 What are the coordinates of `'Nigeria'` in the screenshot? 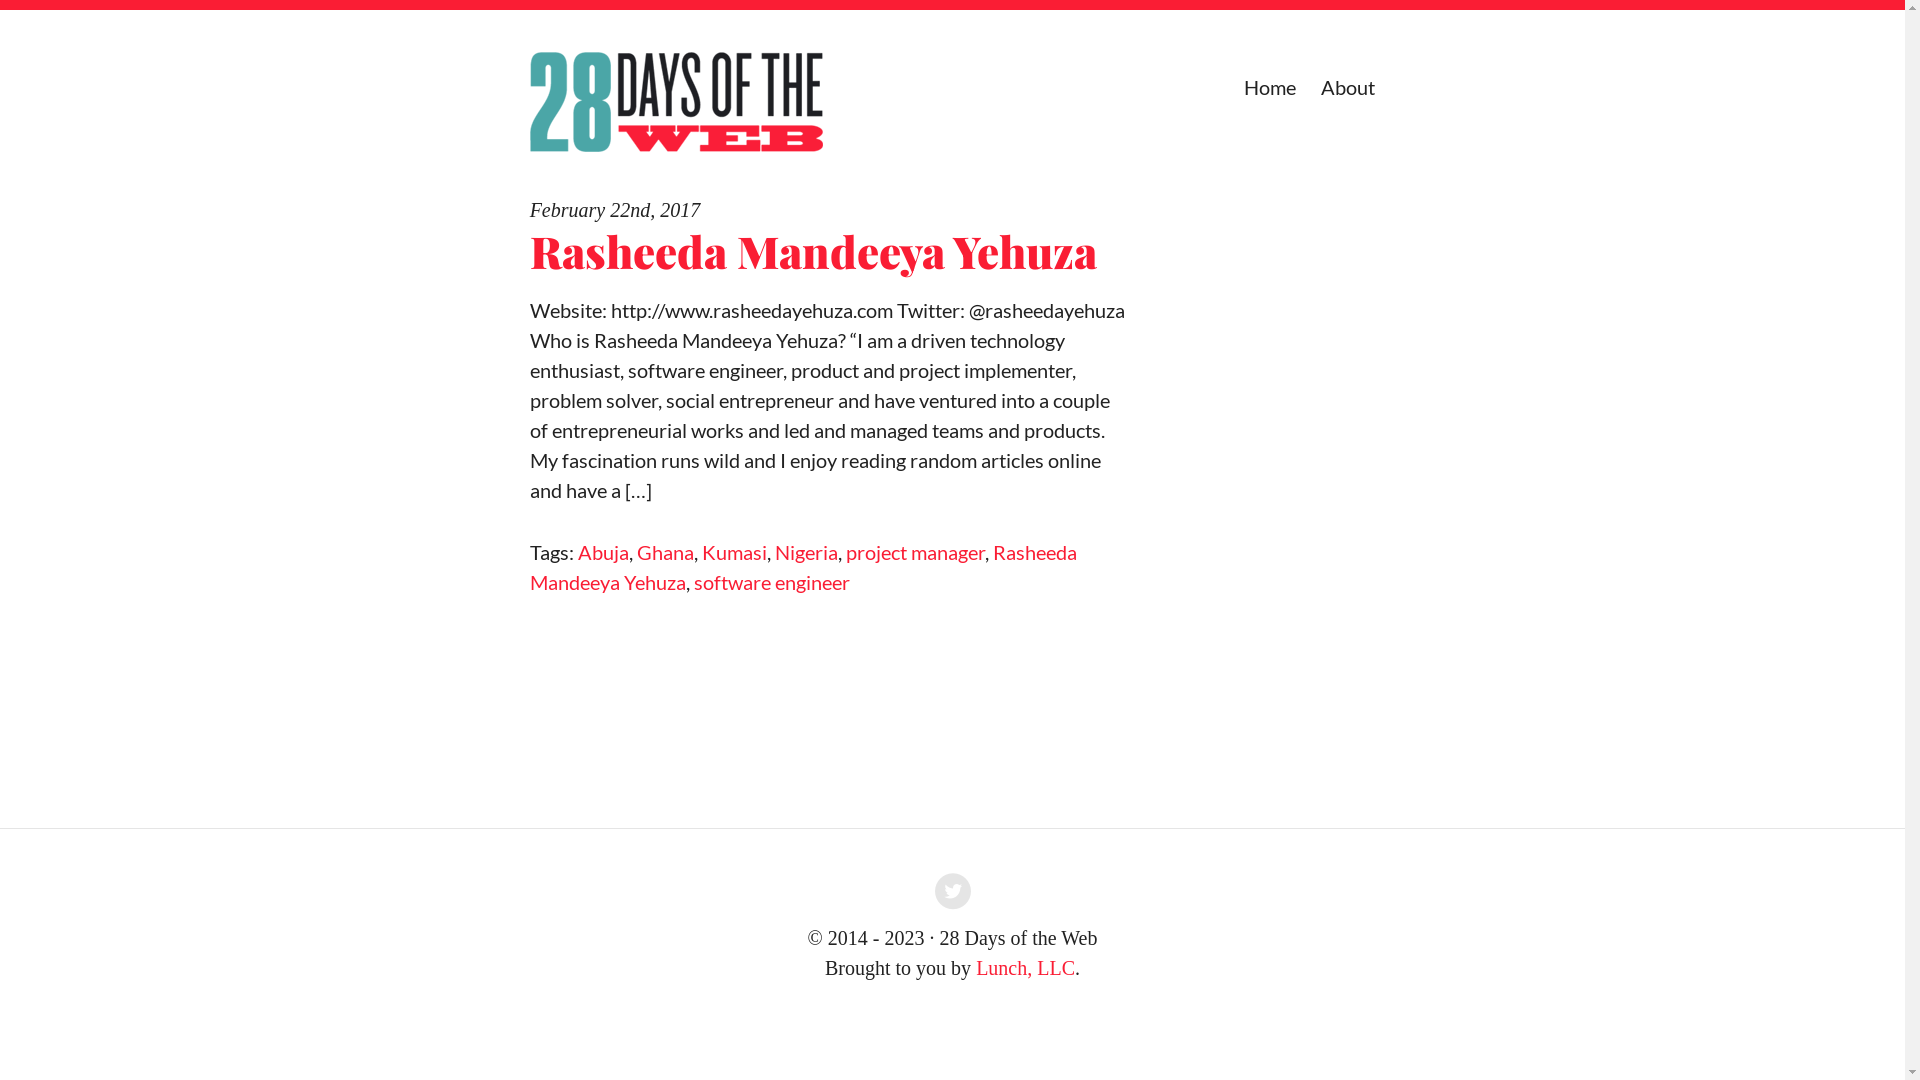 It's located at (806, 551).